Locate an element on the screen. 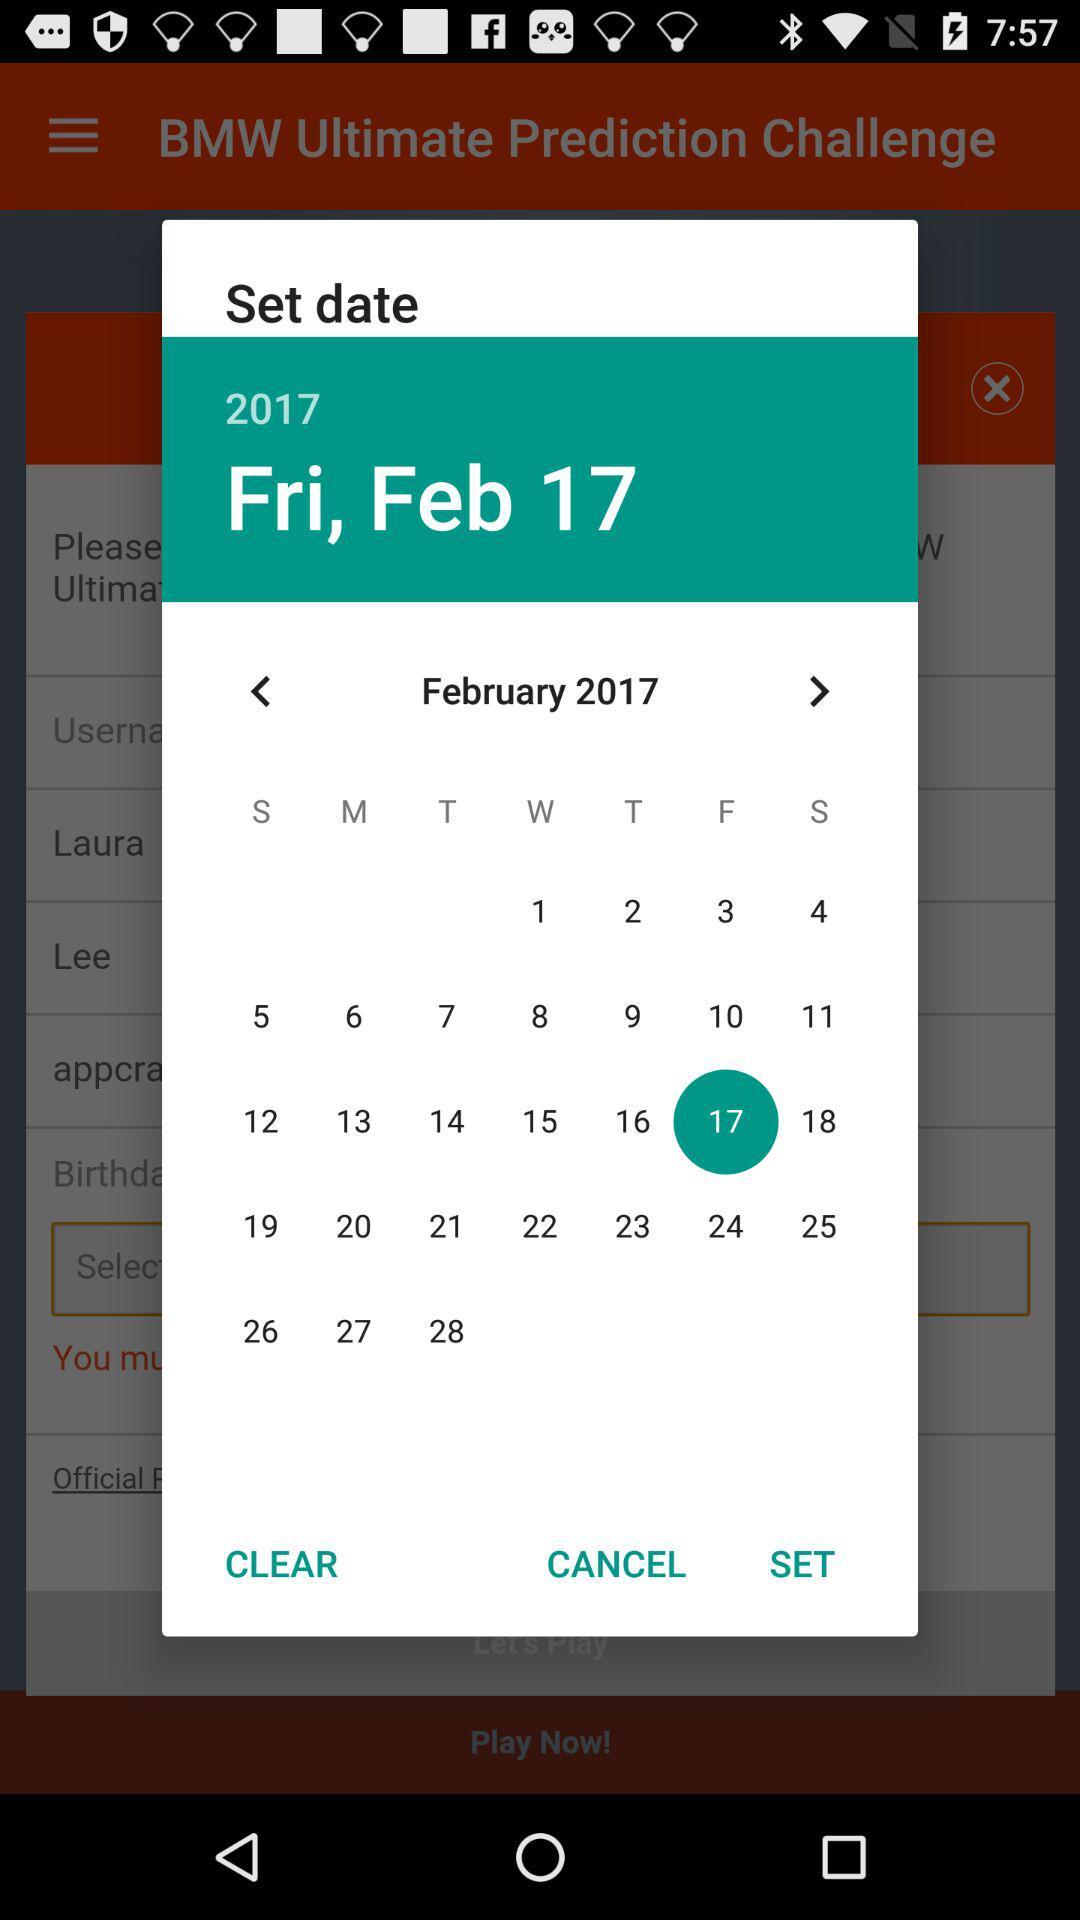 This screenshot has width=1080, height=1920. item above the set is located at coordinates (818, 691).